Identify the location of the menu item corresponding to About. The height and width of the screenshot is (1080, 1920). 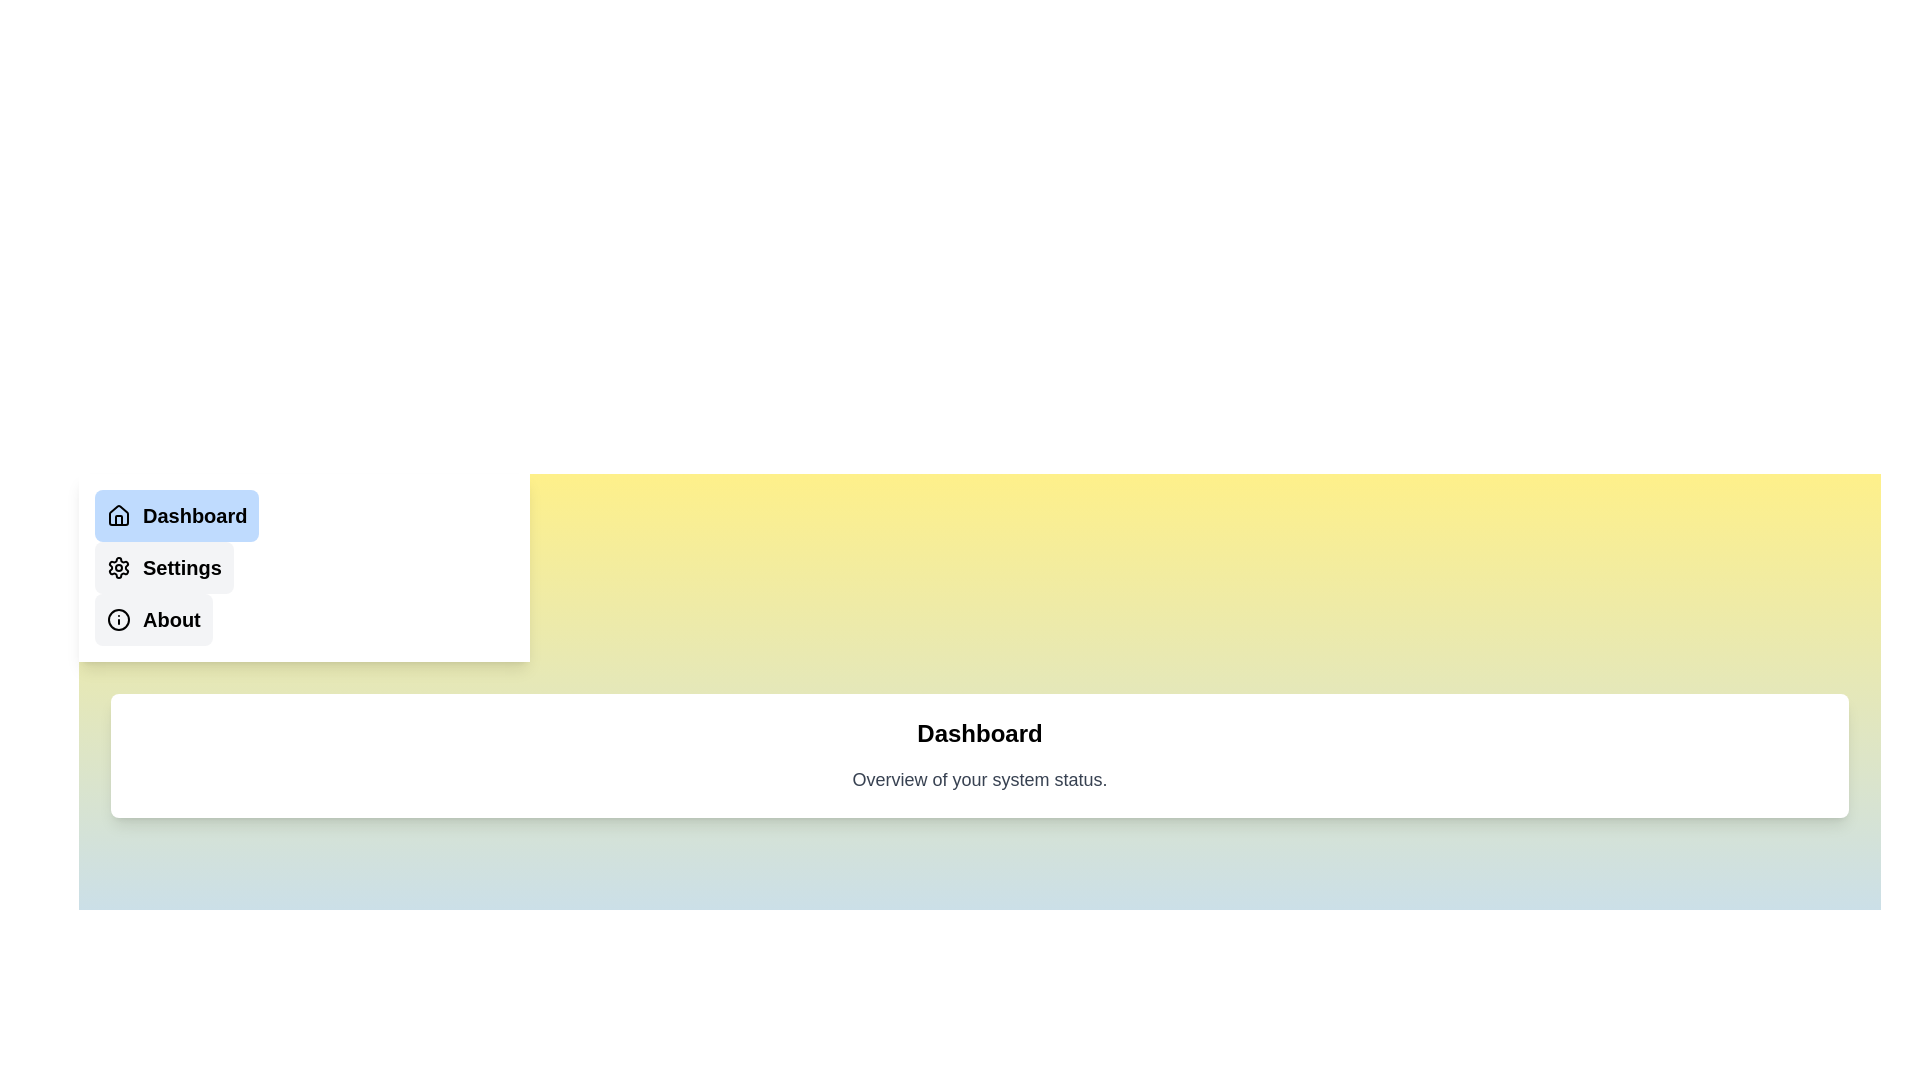
(152, 619).